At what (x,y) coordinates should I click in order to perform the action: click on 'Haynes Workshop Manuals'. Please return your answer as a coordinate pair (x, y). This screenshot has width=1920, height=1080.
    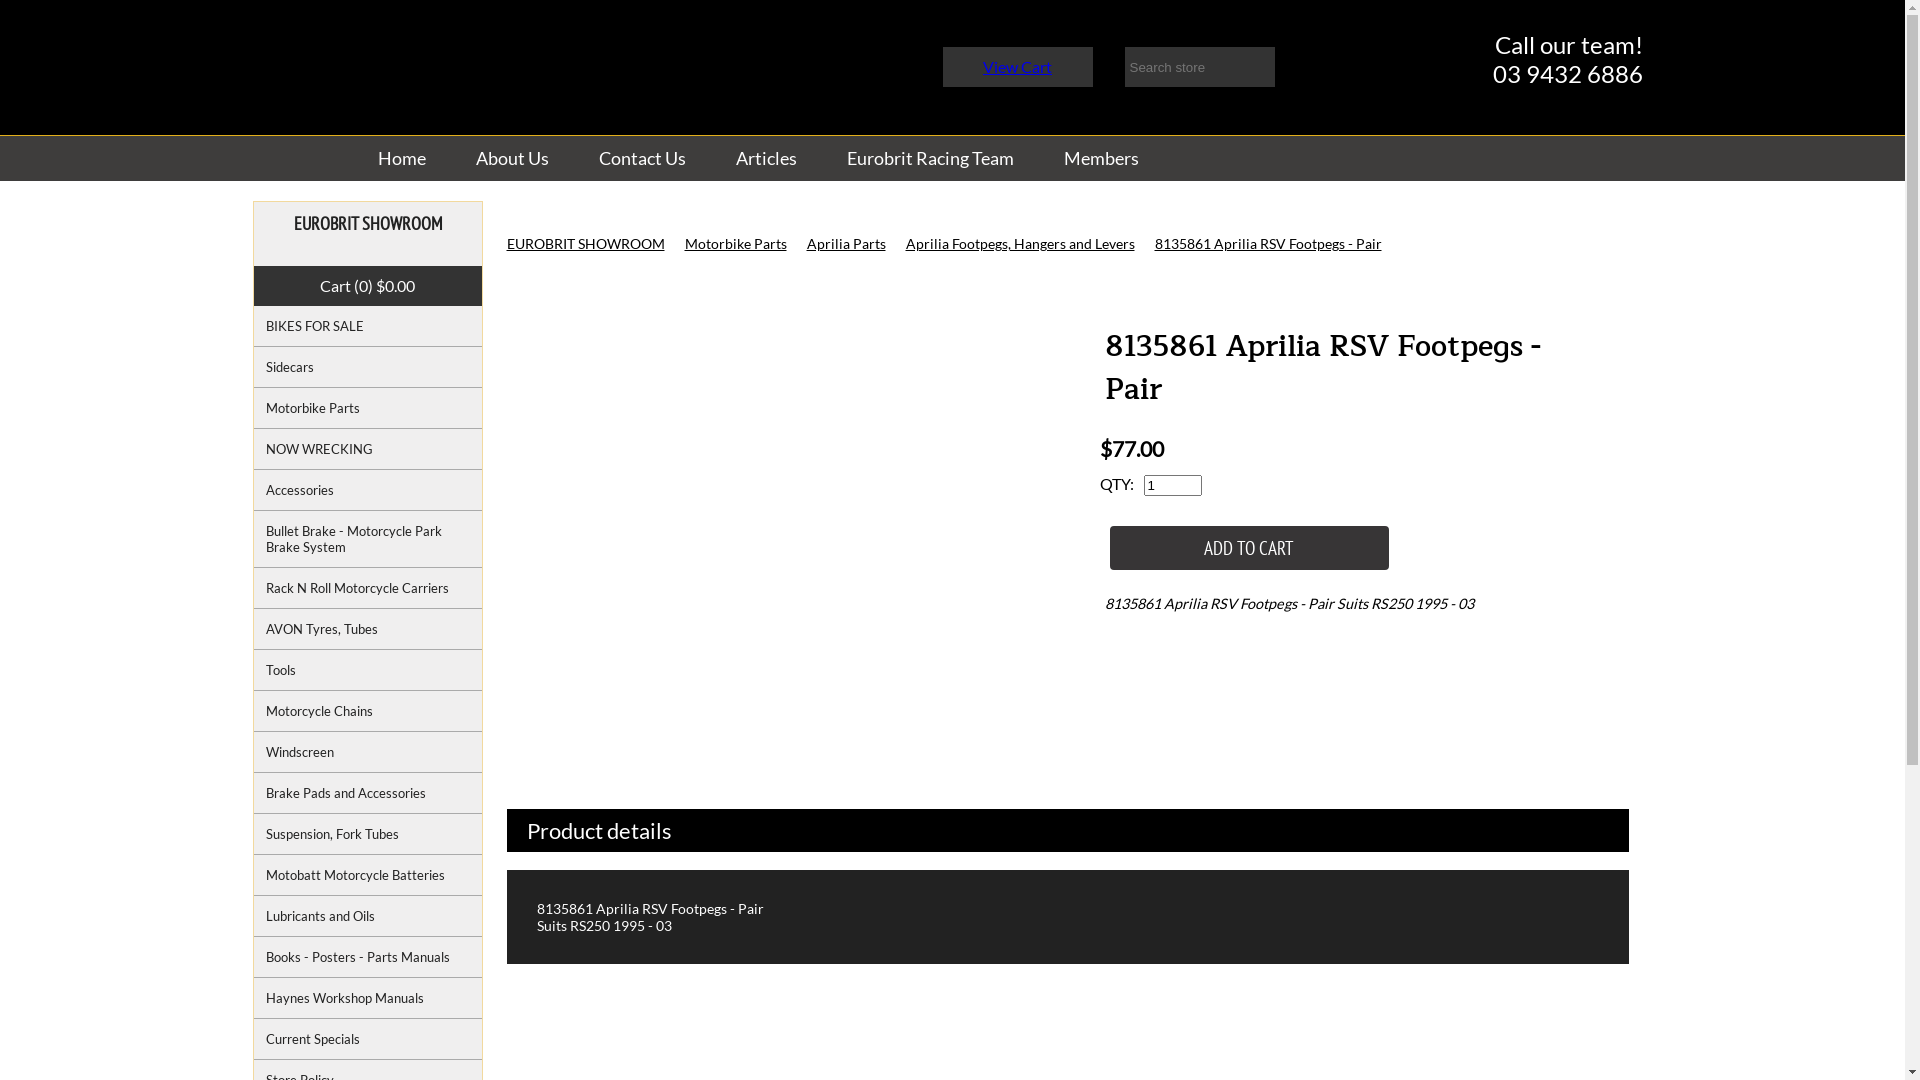
    Looking at the image, I should click on (368, 998).